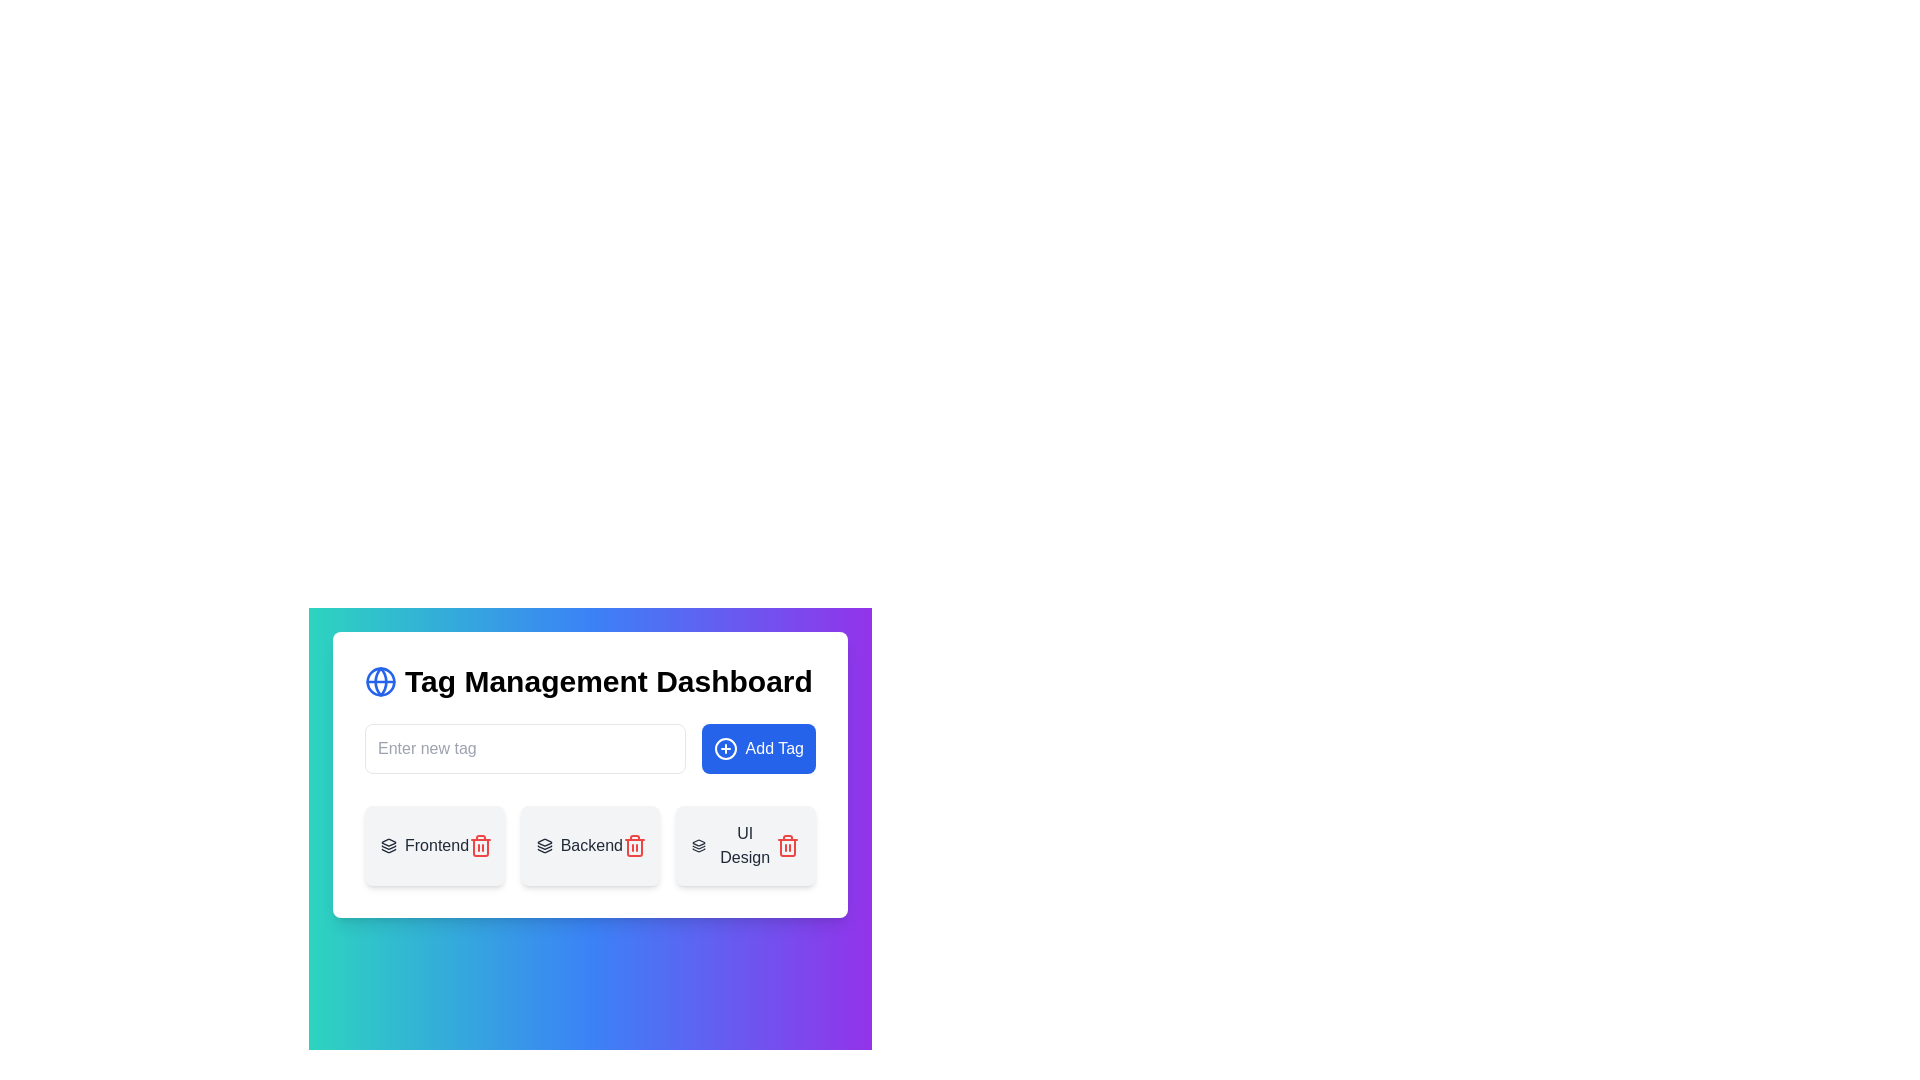 The width and height of the screenshot is (1920, 1080). What do you see at coordinates (757, 748) in the screenshot?
I see `the rectangular blue button labeled 'Add Tag' with rounded corners and a plus sign icon` at bounding box center [757, 748].